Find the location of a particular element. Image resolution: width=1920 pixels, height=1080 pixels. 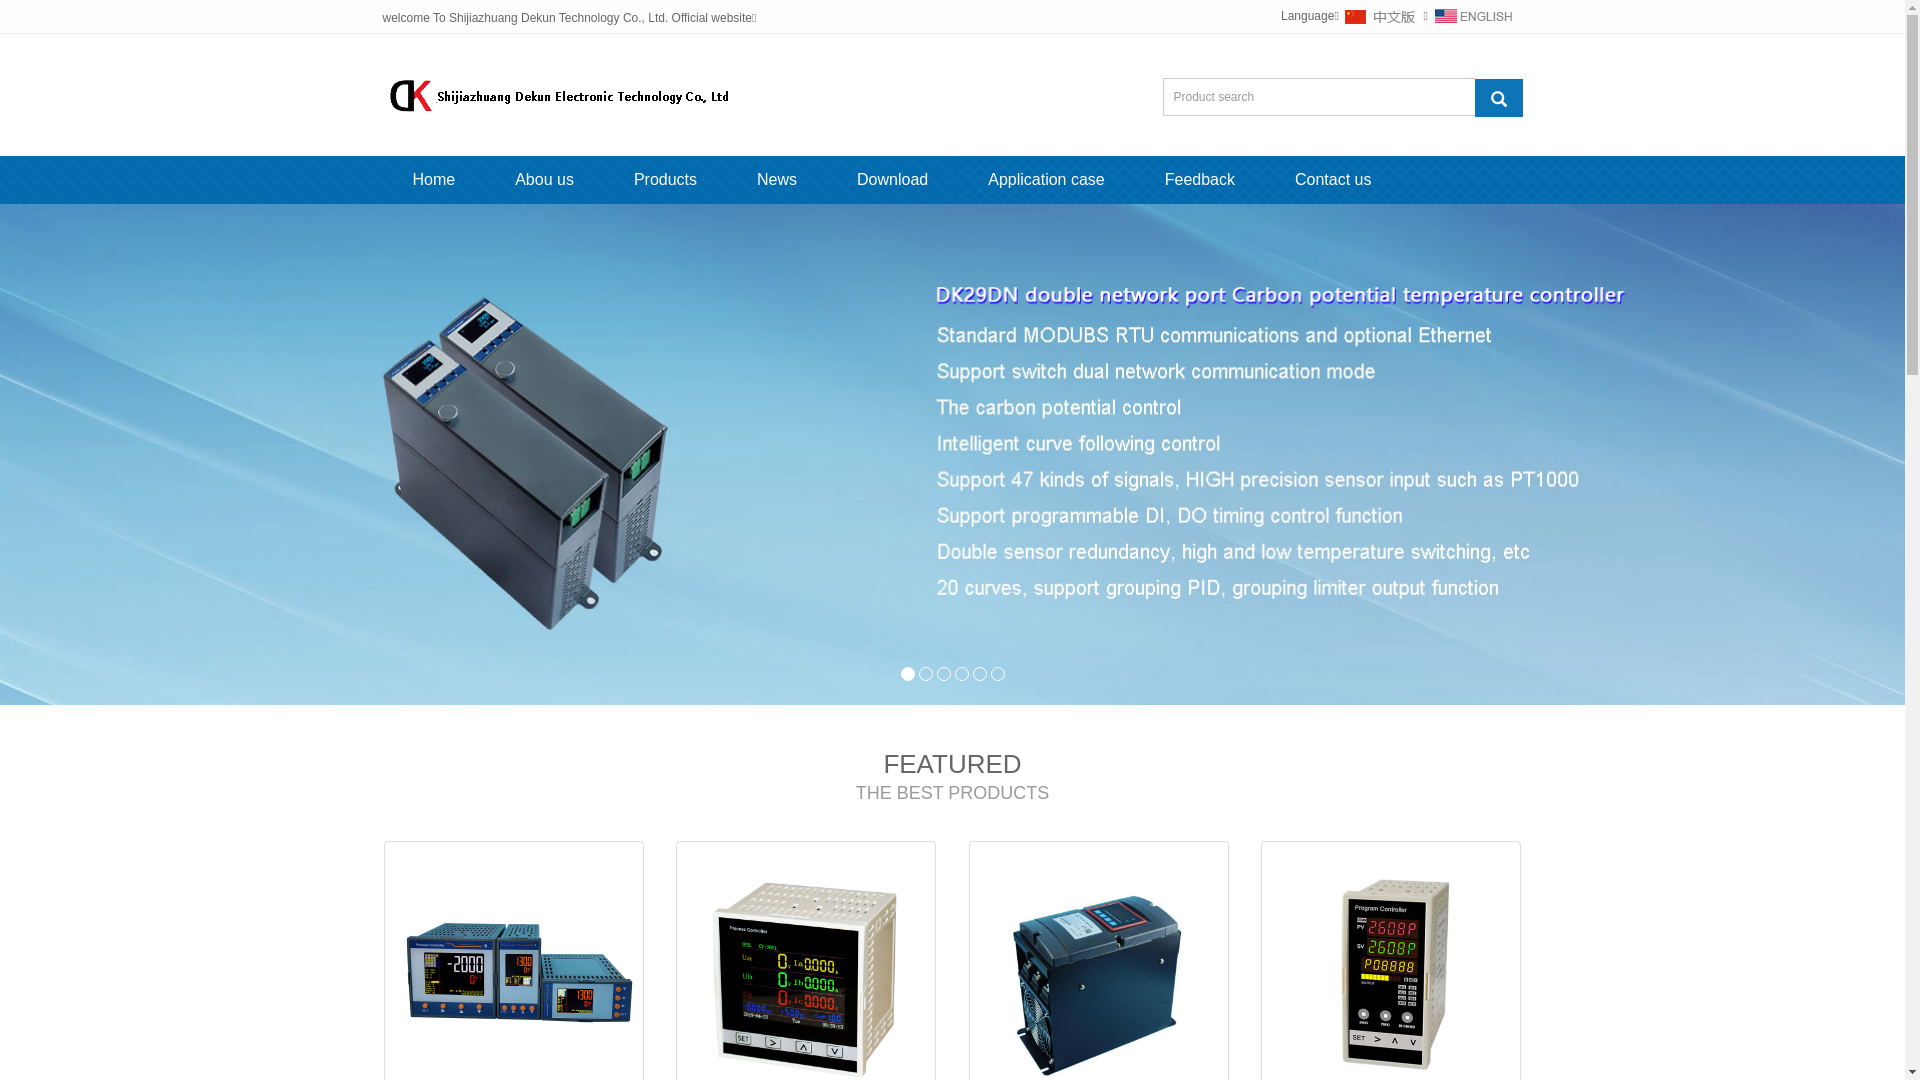

'Product search' is located at coordinates (1473, 96).